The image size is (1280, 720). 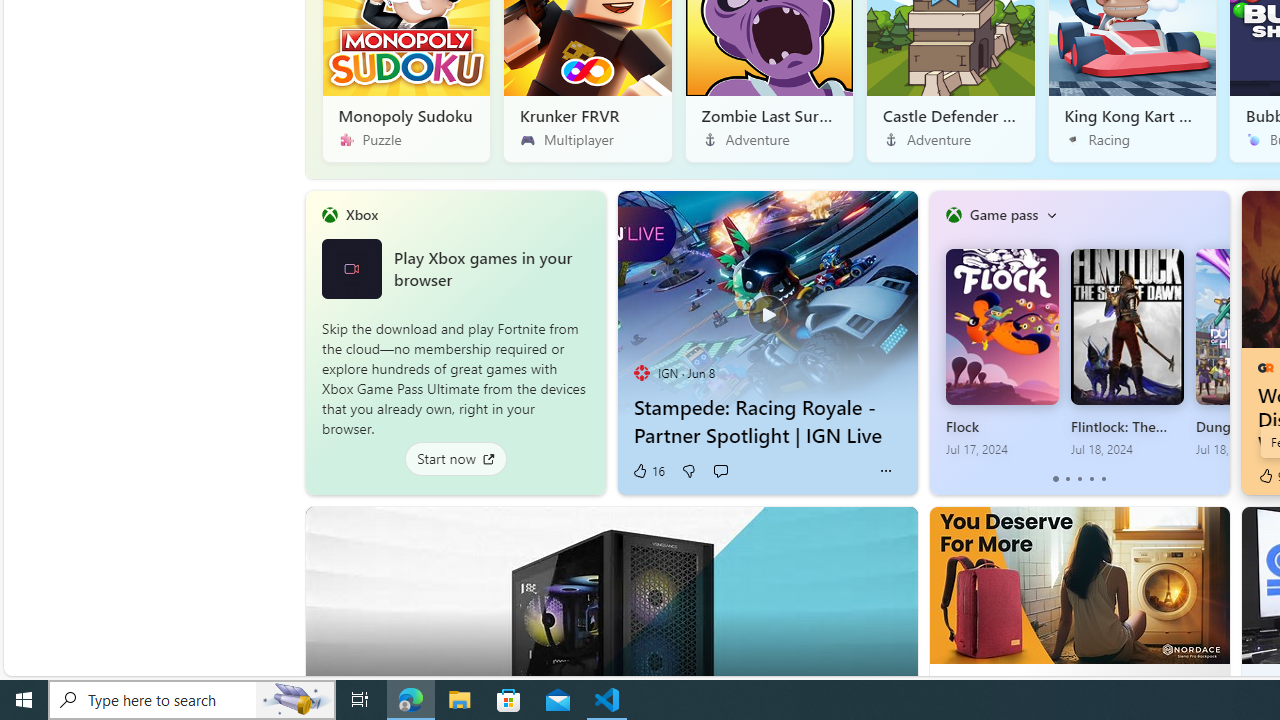 What do you see at coordinates (648, 471) in the screenshot?
I see `'16 Like'` at bounding box center [648, 471].